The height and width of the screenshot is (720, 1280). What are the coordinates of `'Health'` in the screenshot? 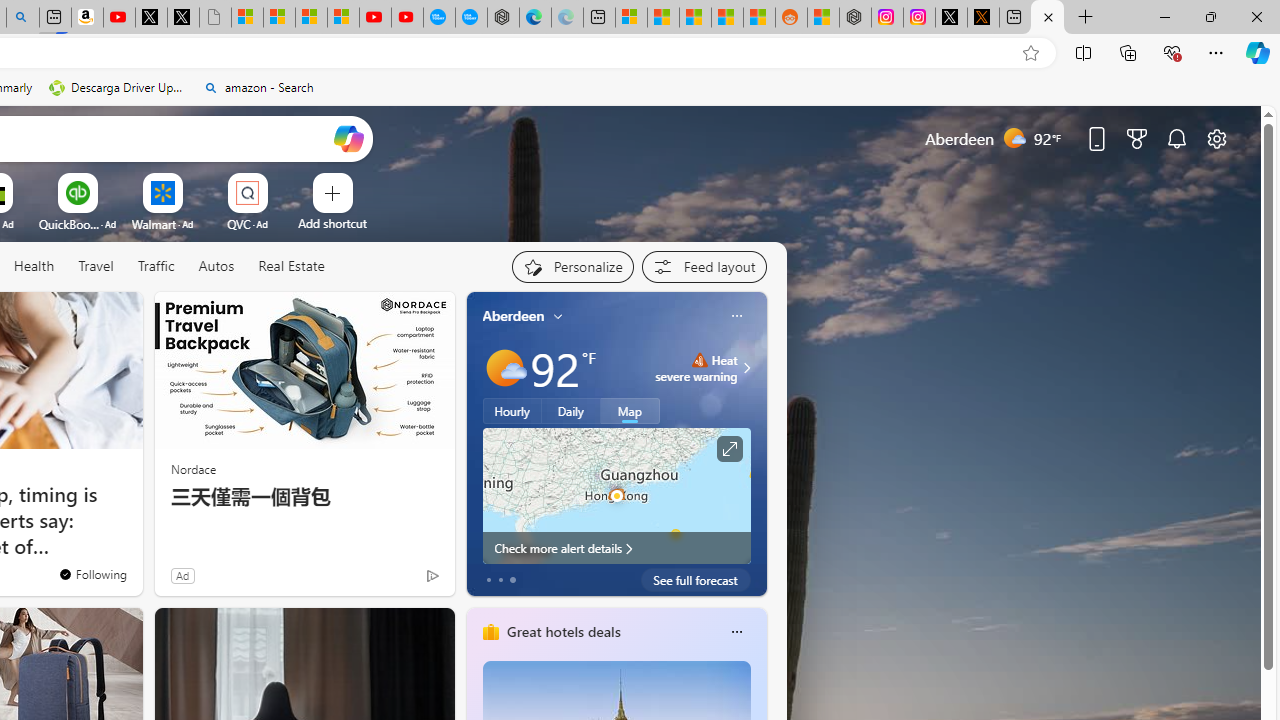 It's located at (33, 266).